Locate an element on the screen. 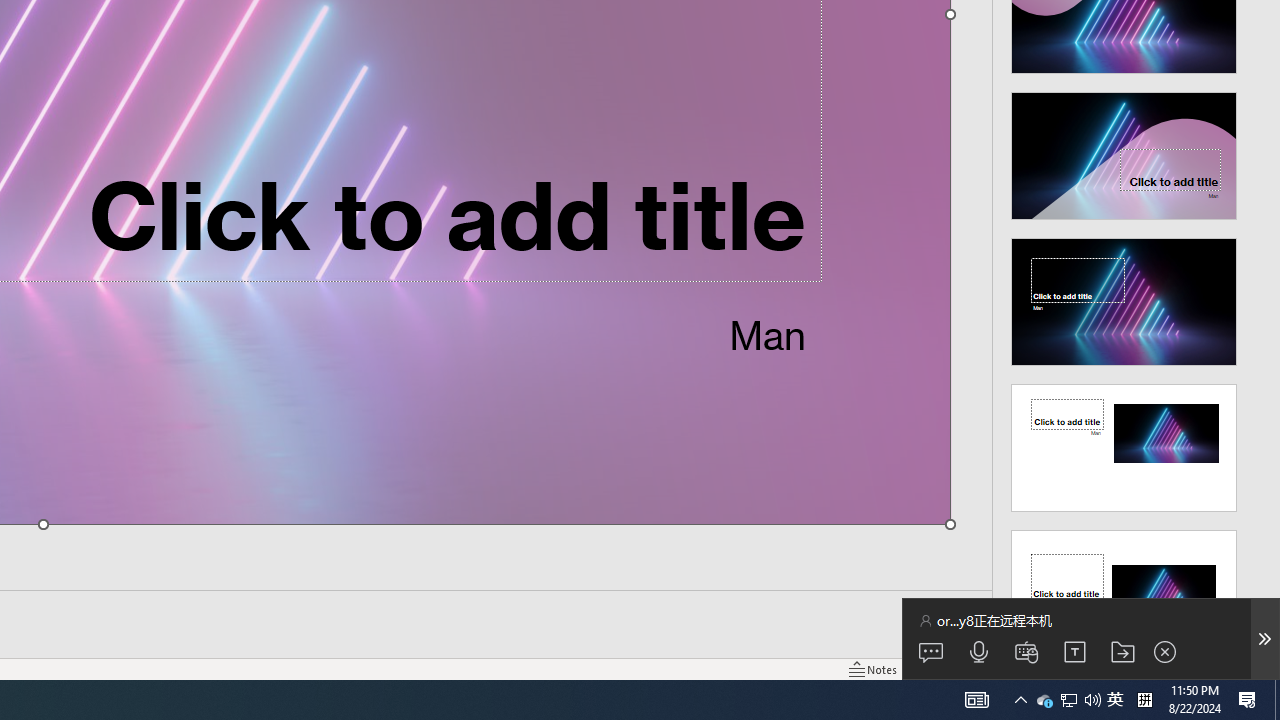 Image resolution: width=1280 pixels, height=720 pixels. 'Zoom to Fit ' is located at coordinates (1266, 669).